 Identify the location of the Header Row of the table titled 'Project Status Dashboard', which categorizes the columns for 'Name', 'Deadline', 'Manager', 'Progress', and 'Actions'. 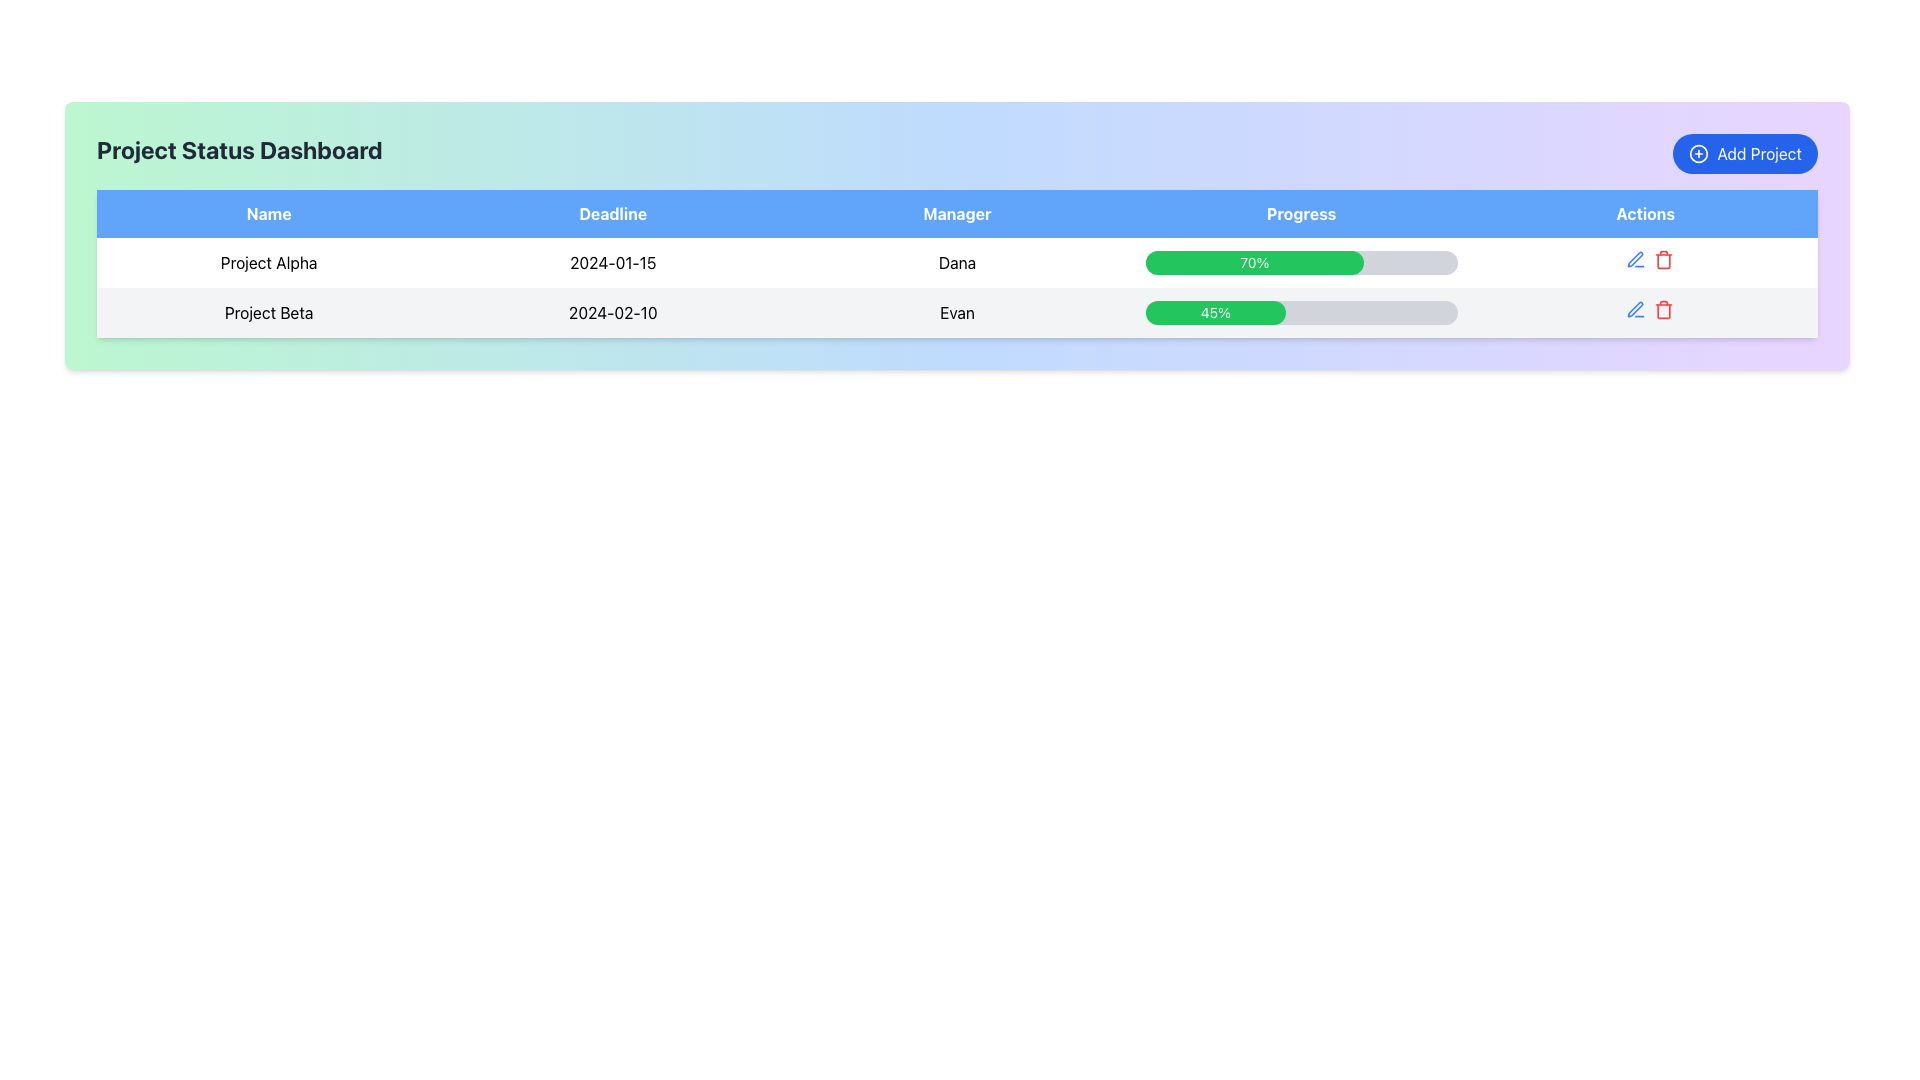
(956, 213).